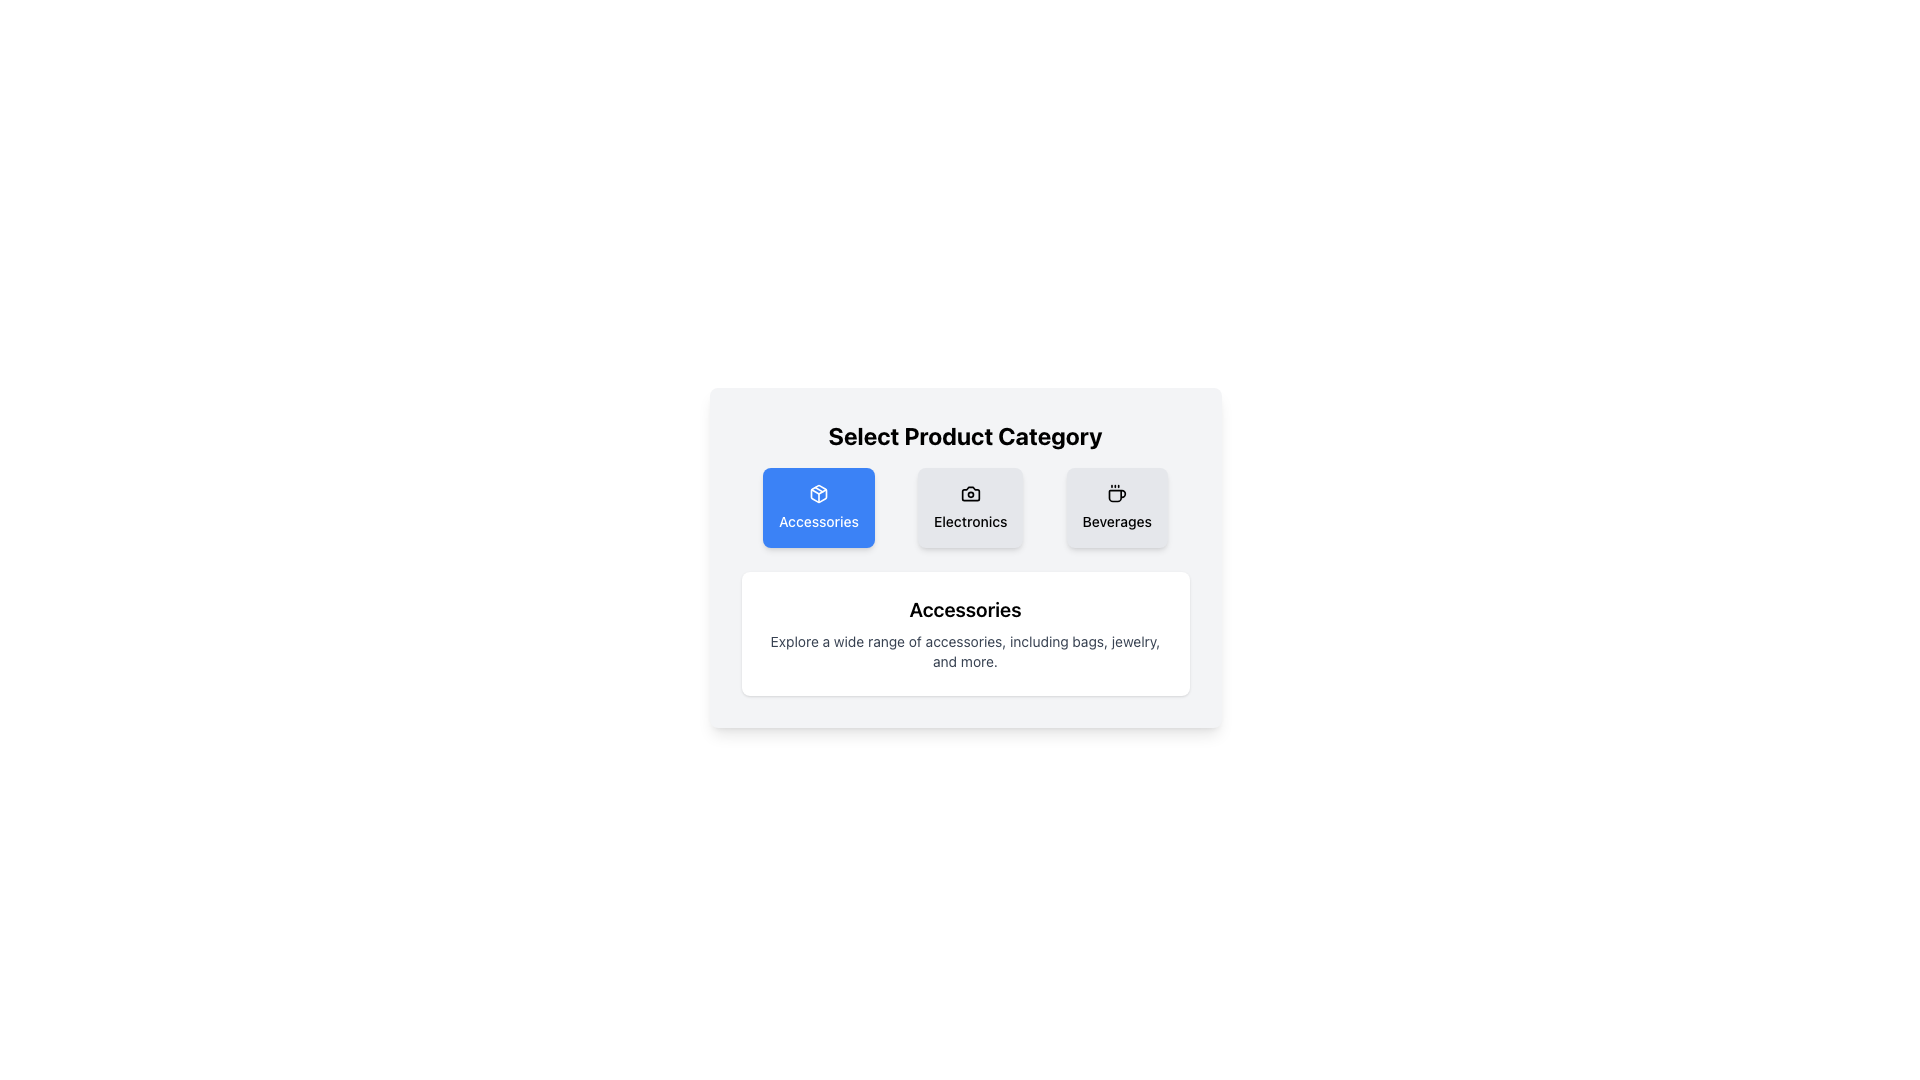 This screenshot has height=1080, width=1920. I want to click on the bold, large-sized text element that reads 'Select Product Category', so click(965, 434).